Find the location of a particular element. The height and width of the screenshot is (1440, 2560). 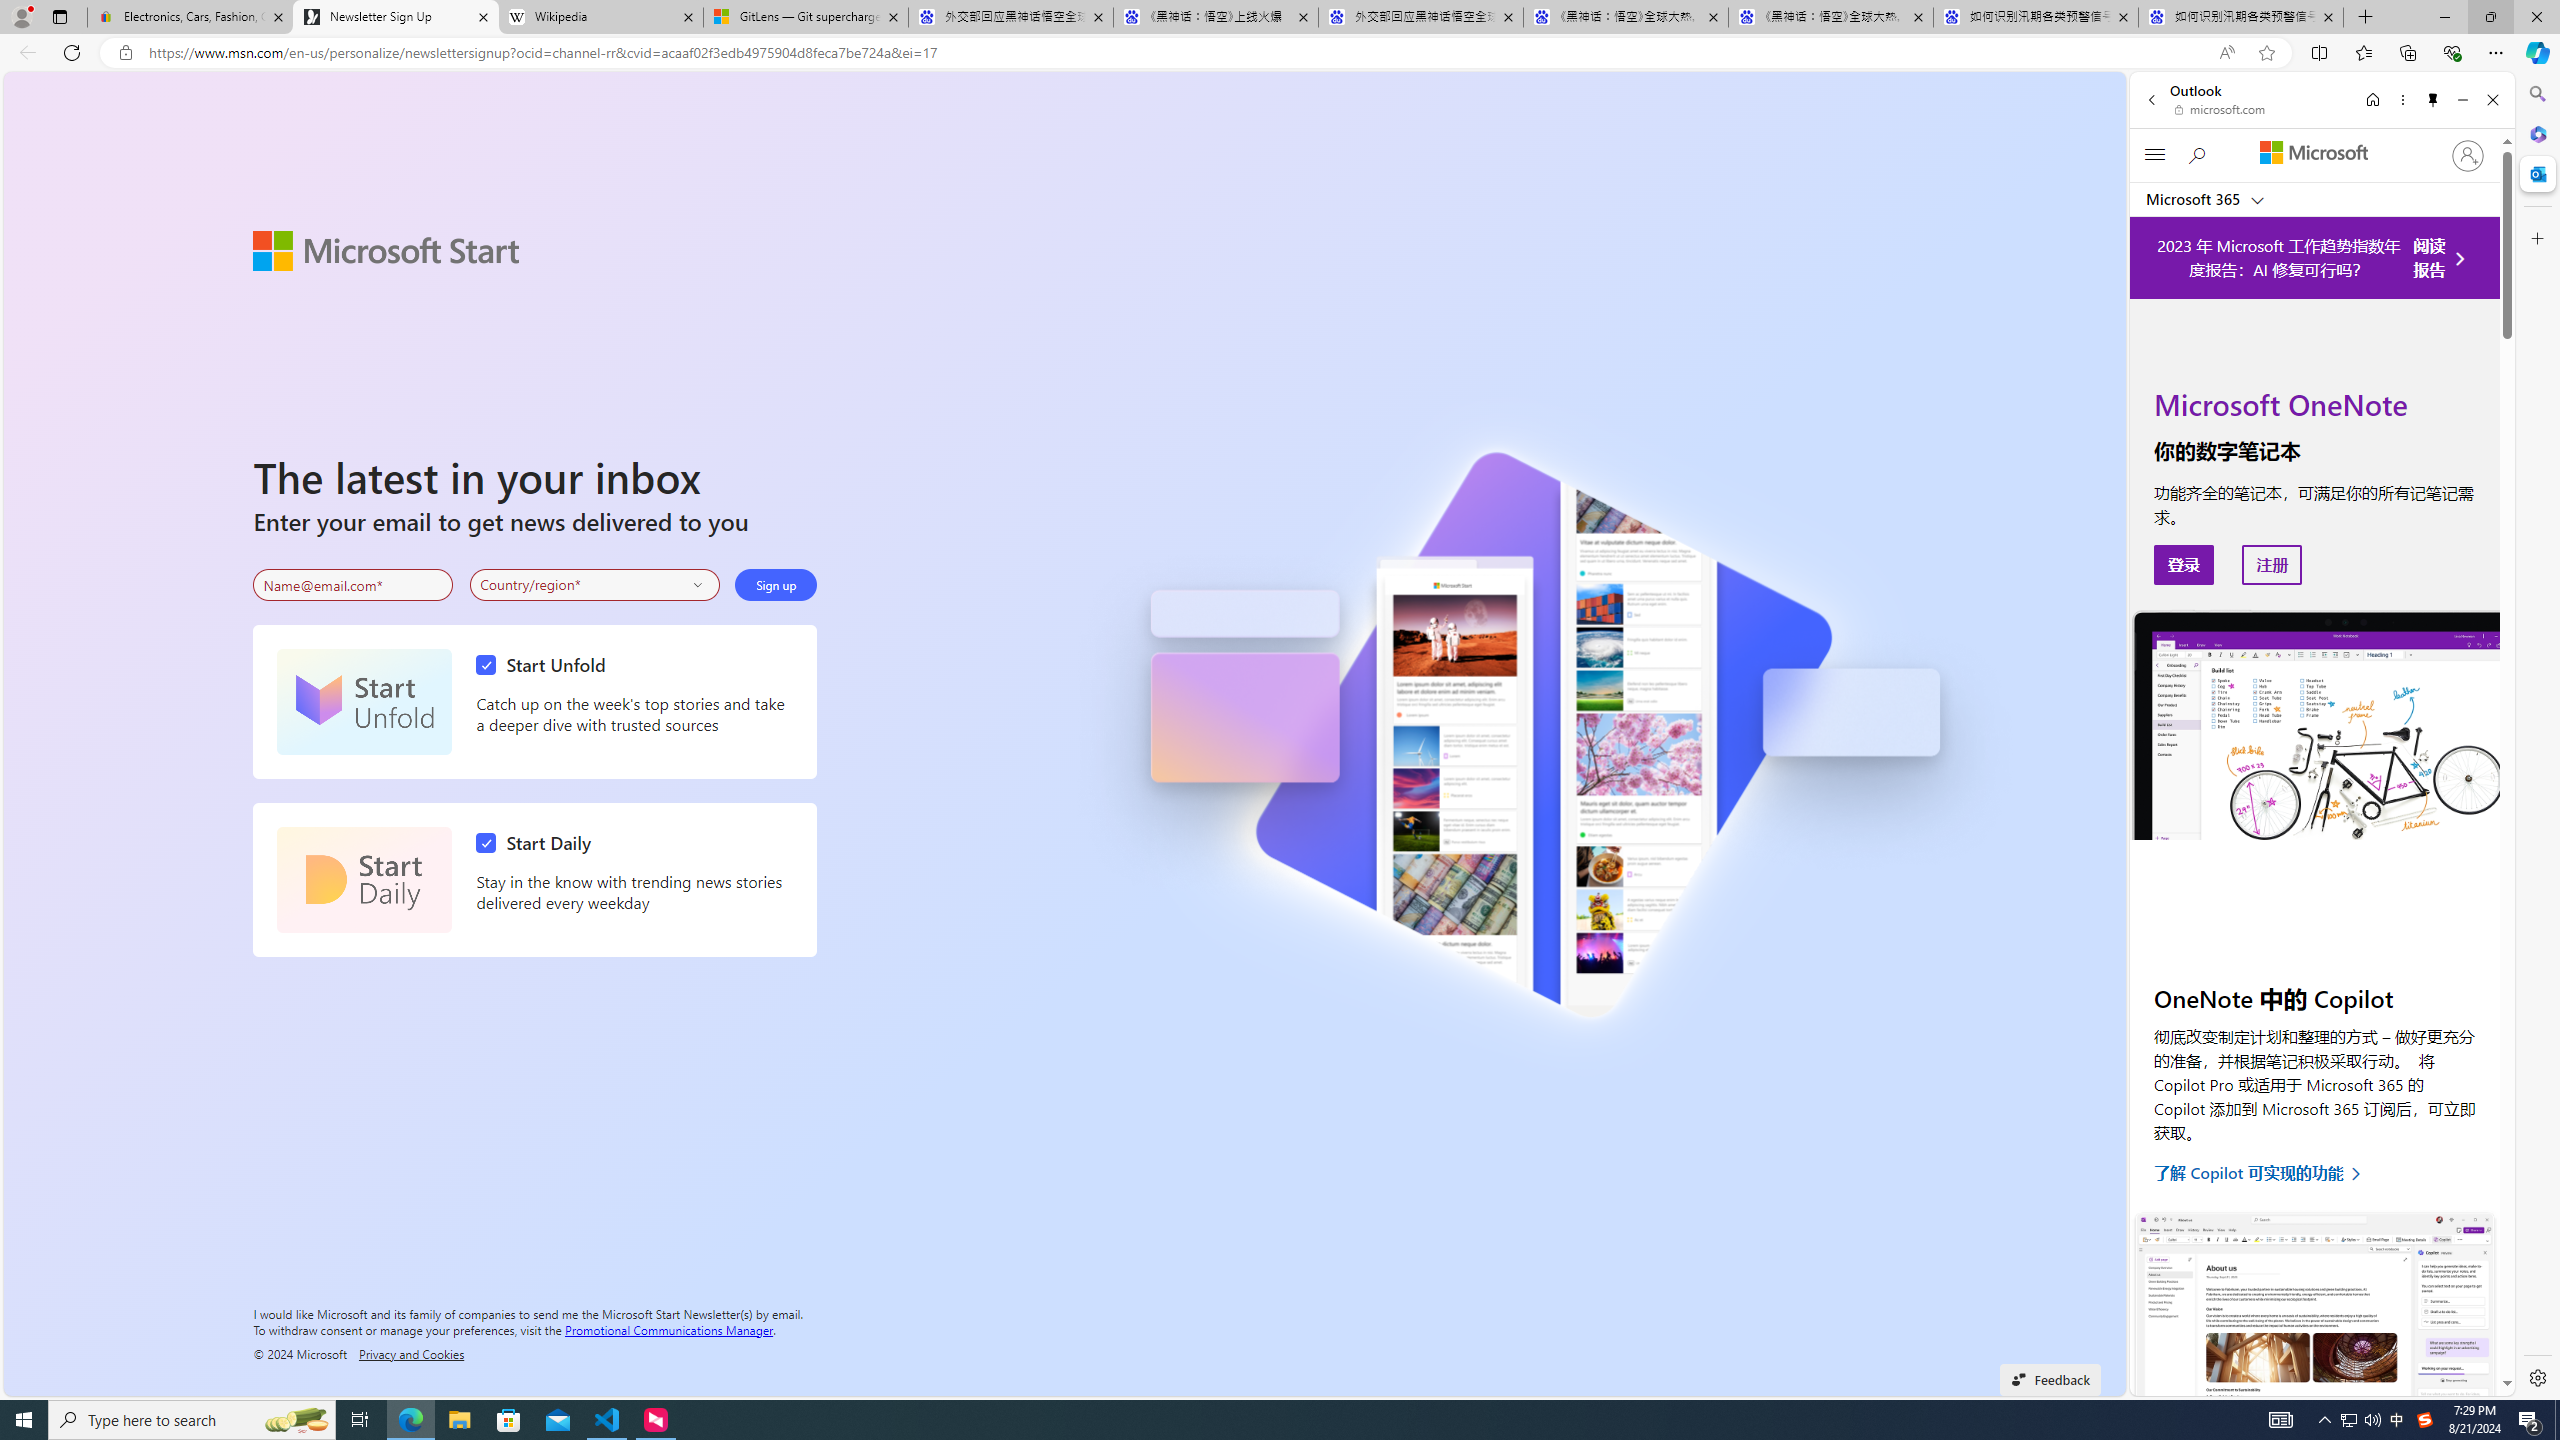

'Wikipedia' is located at coordinates (599, 16).